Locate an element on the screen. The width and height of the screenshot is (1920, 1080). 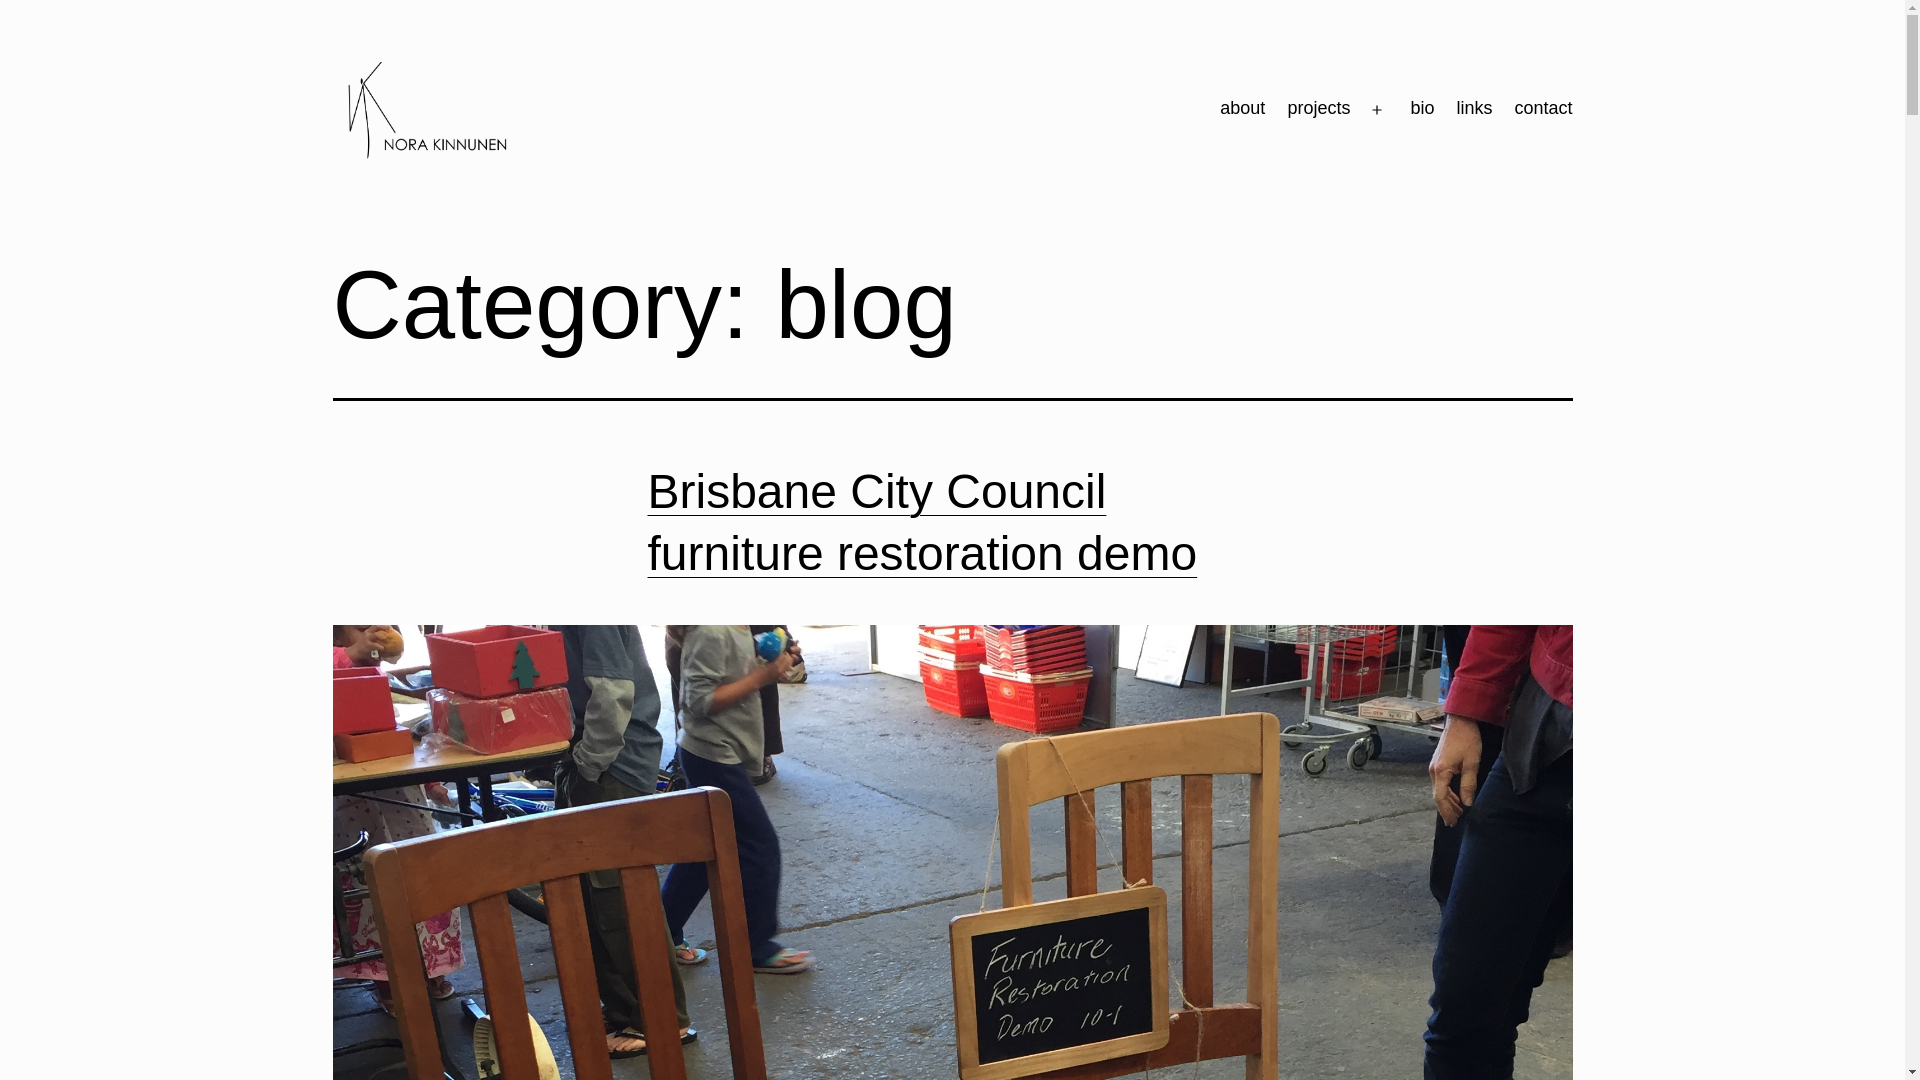
'contact' is located at coordinates (1541, 110).